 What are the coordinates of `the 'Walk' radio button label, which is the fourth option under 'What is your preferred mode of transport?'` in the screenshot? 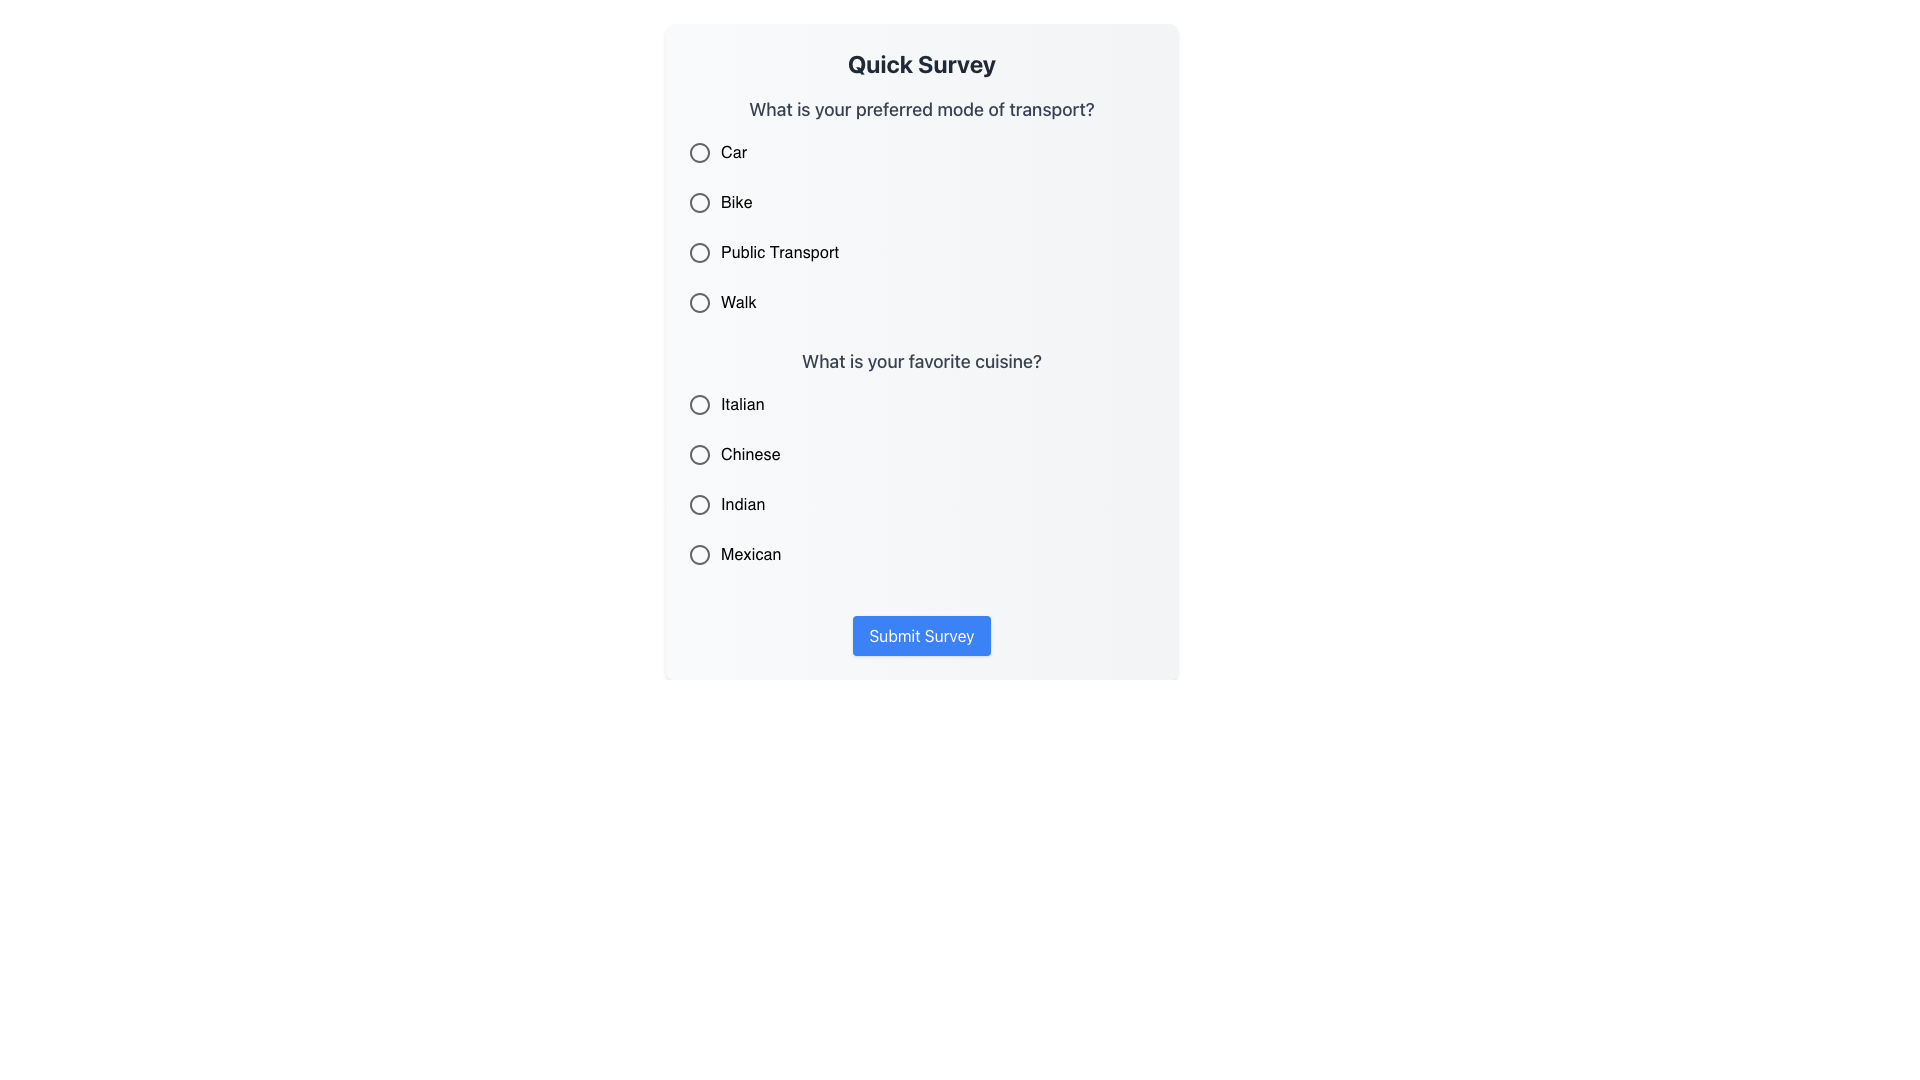 It's located at (737, 303).